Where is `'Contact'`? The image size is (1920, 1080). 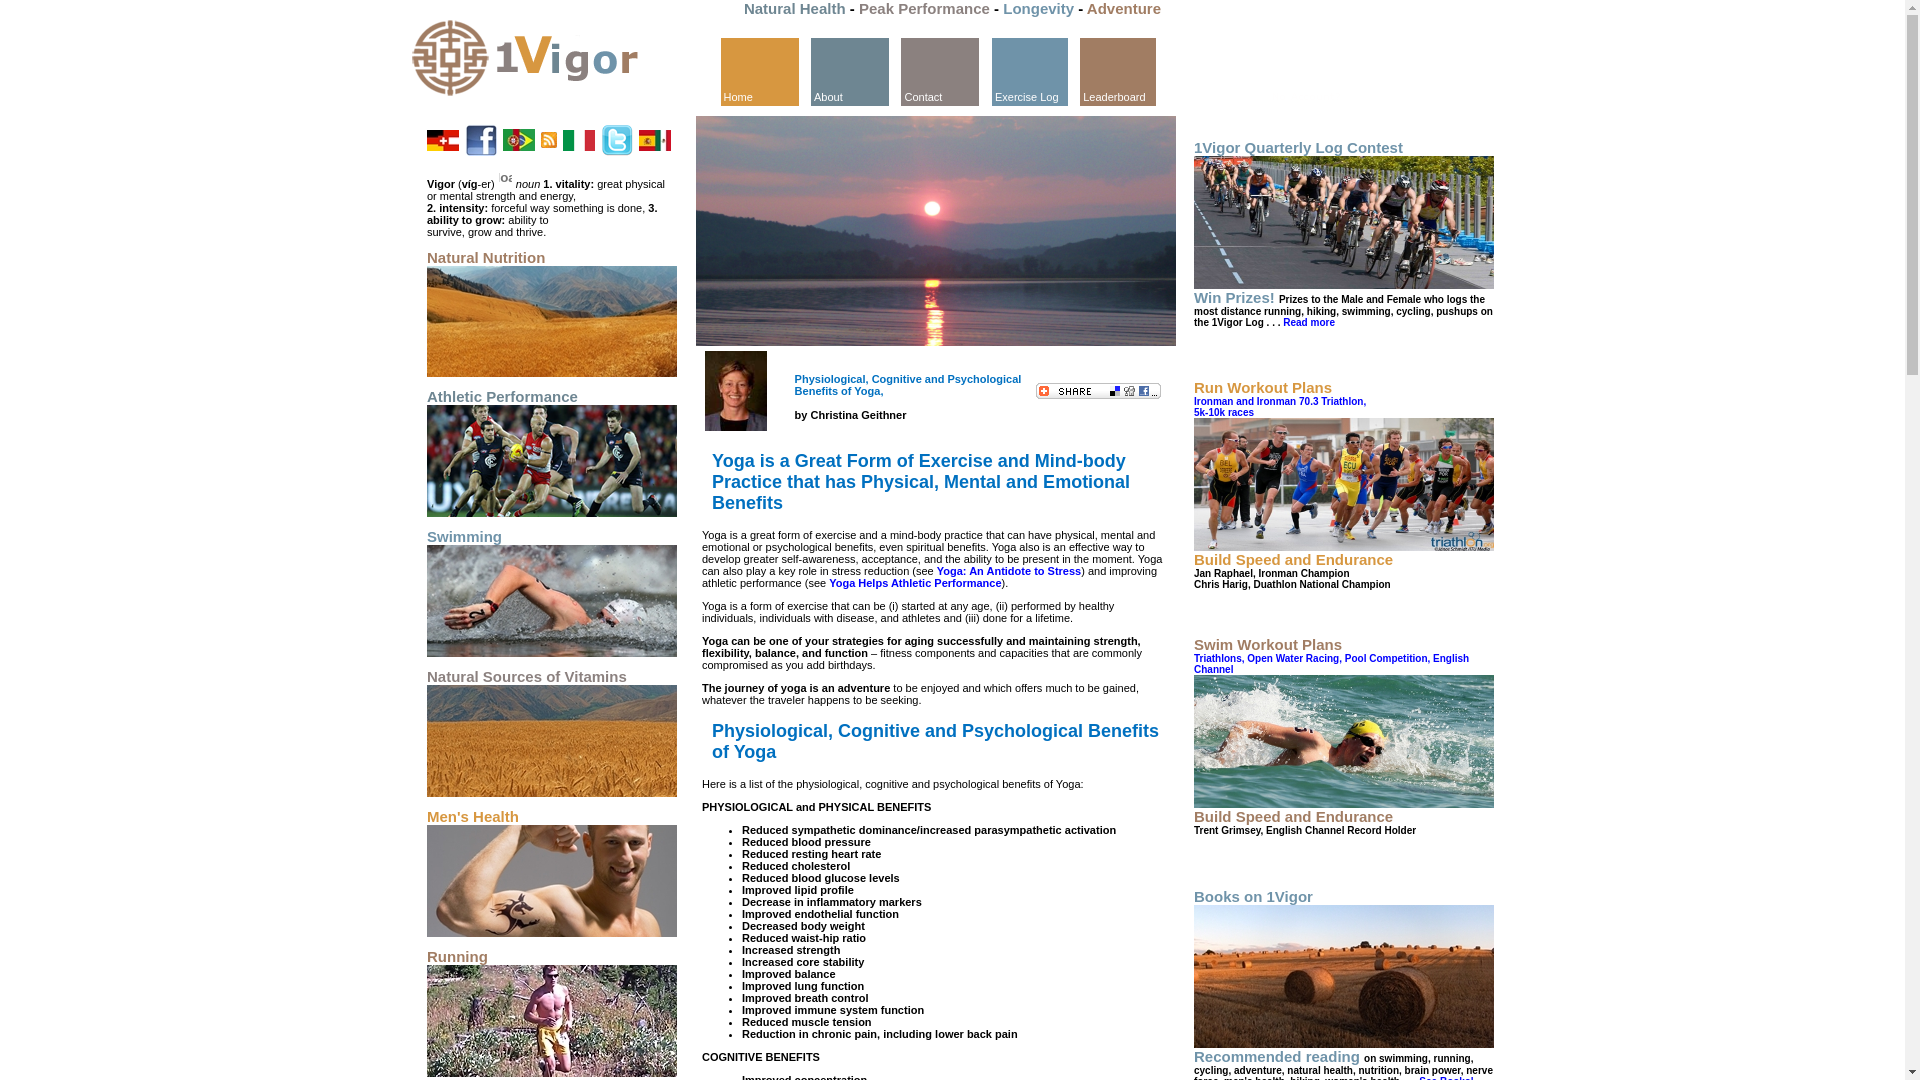 'Contact' is located at coordinates (939, 71).